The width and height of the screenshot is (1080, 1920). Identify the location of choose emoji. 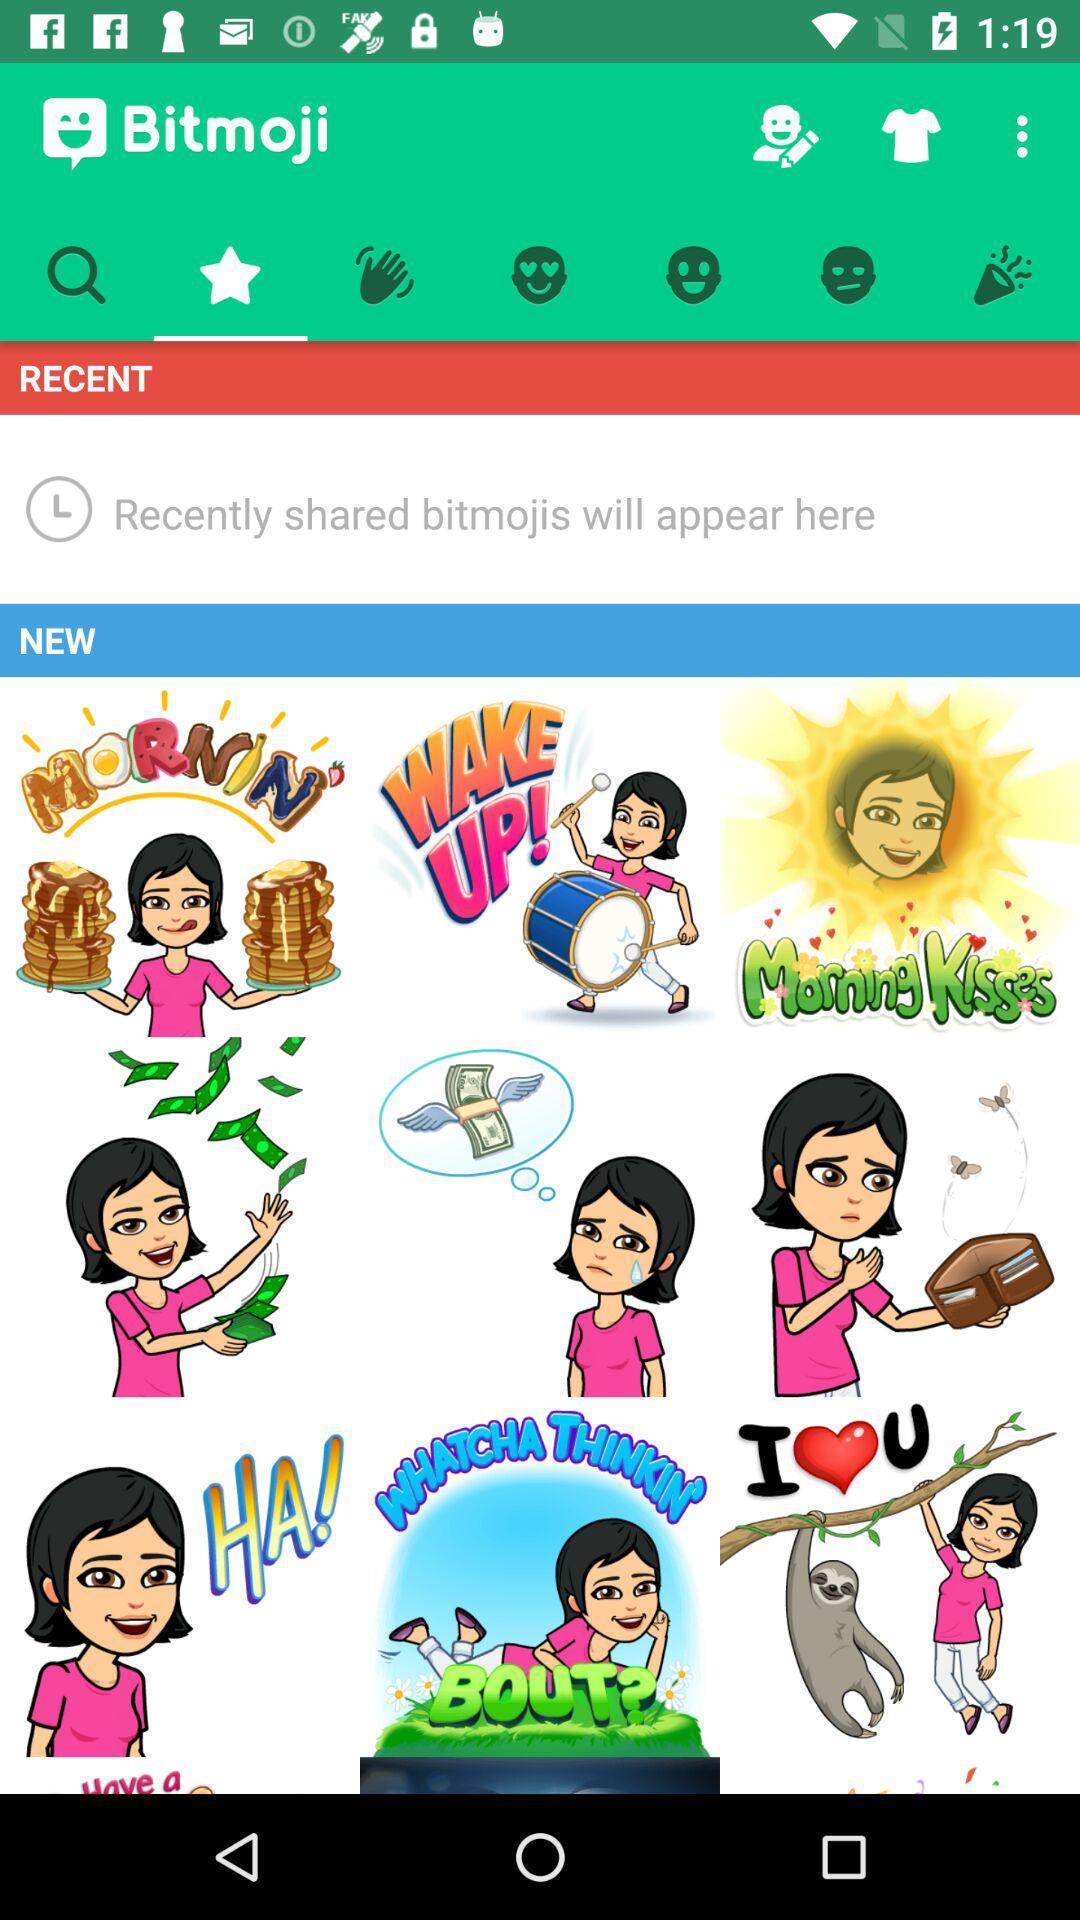
(180, 1775).